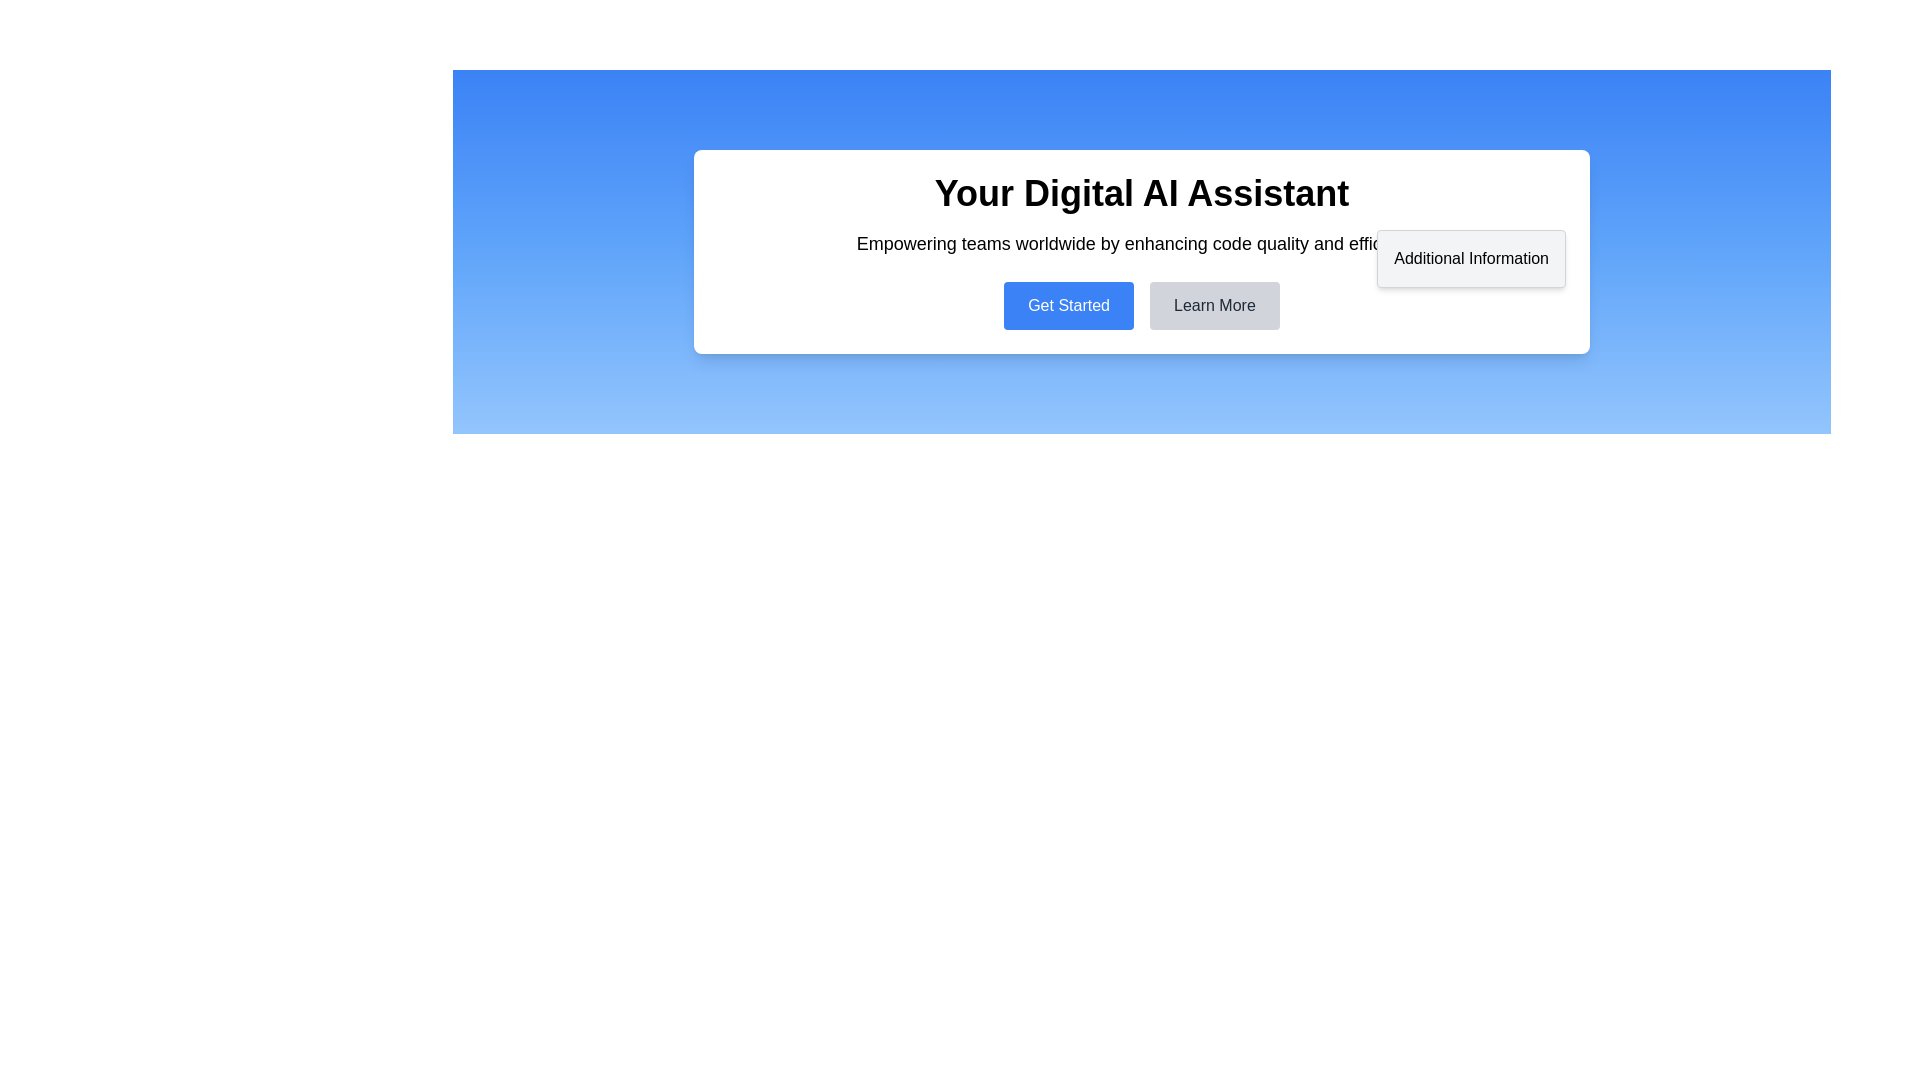  Describe the element at coordinates (1471, 257) in the screenshot. I see `the Text Label that displays 'Additional Information', styled with a light gray background and black font, located in the top-right area of a white card on a blue gradient background` at that location.